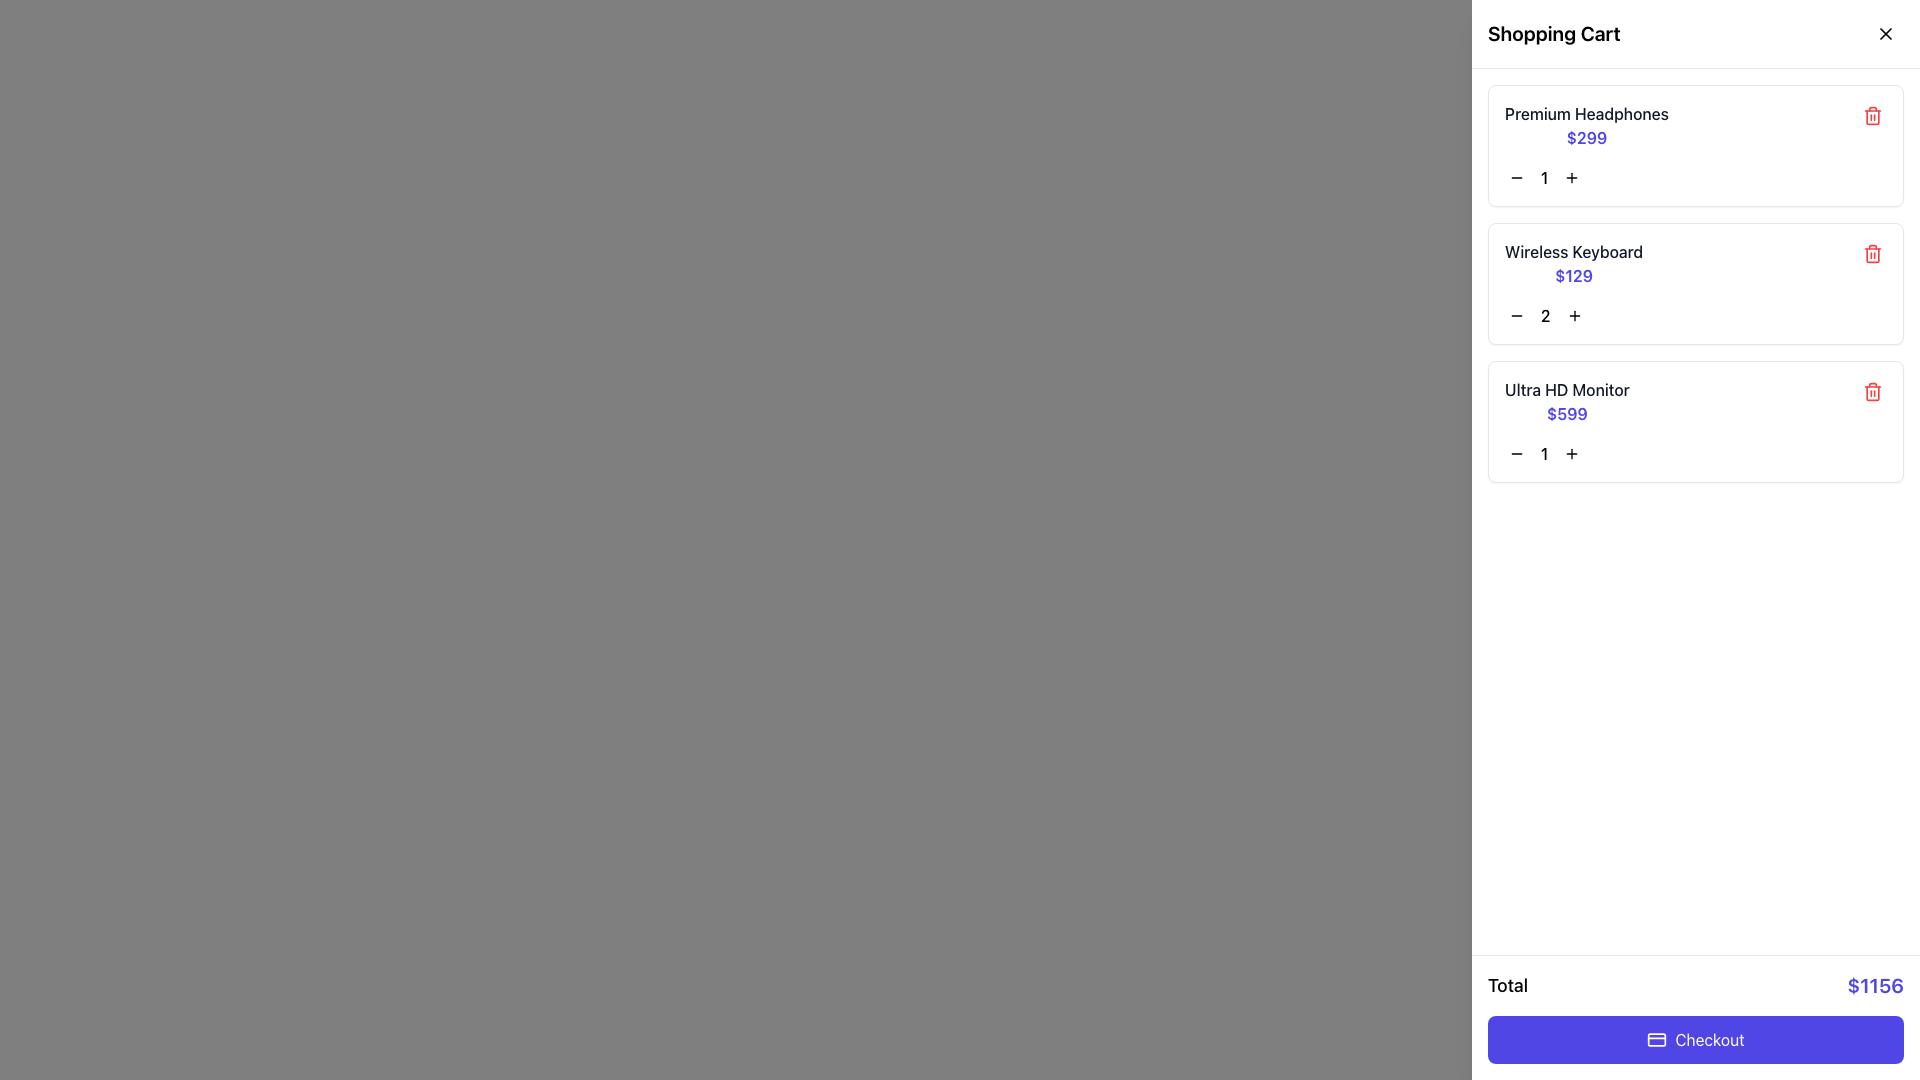 This screenshot has width=1920, height=1080. What do you see at coordinates (1586, 126) in the screenshot?
I see `the text display showing the product title and price at the top of the shopping cart list` at bounding box center [1586, 126].